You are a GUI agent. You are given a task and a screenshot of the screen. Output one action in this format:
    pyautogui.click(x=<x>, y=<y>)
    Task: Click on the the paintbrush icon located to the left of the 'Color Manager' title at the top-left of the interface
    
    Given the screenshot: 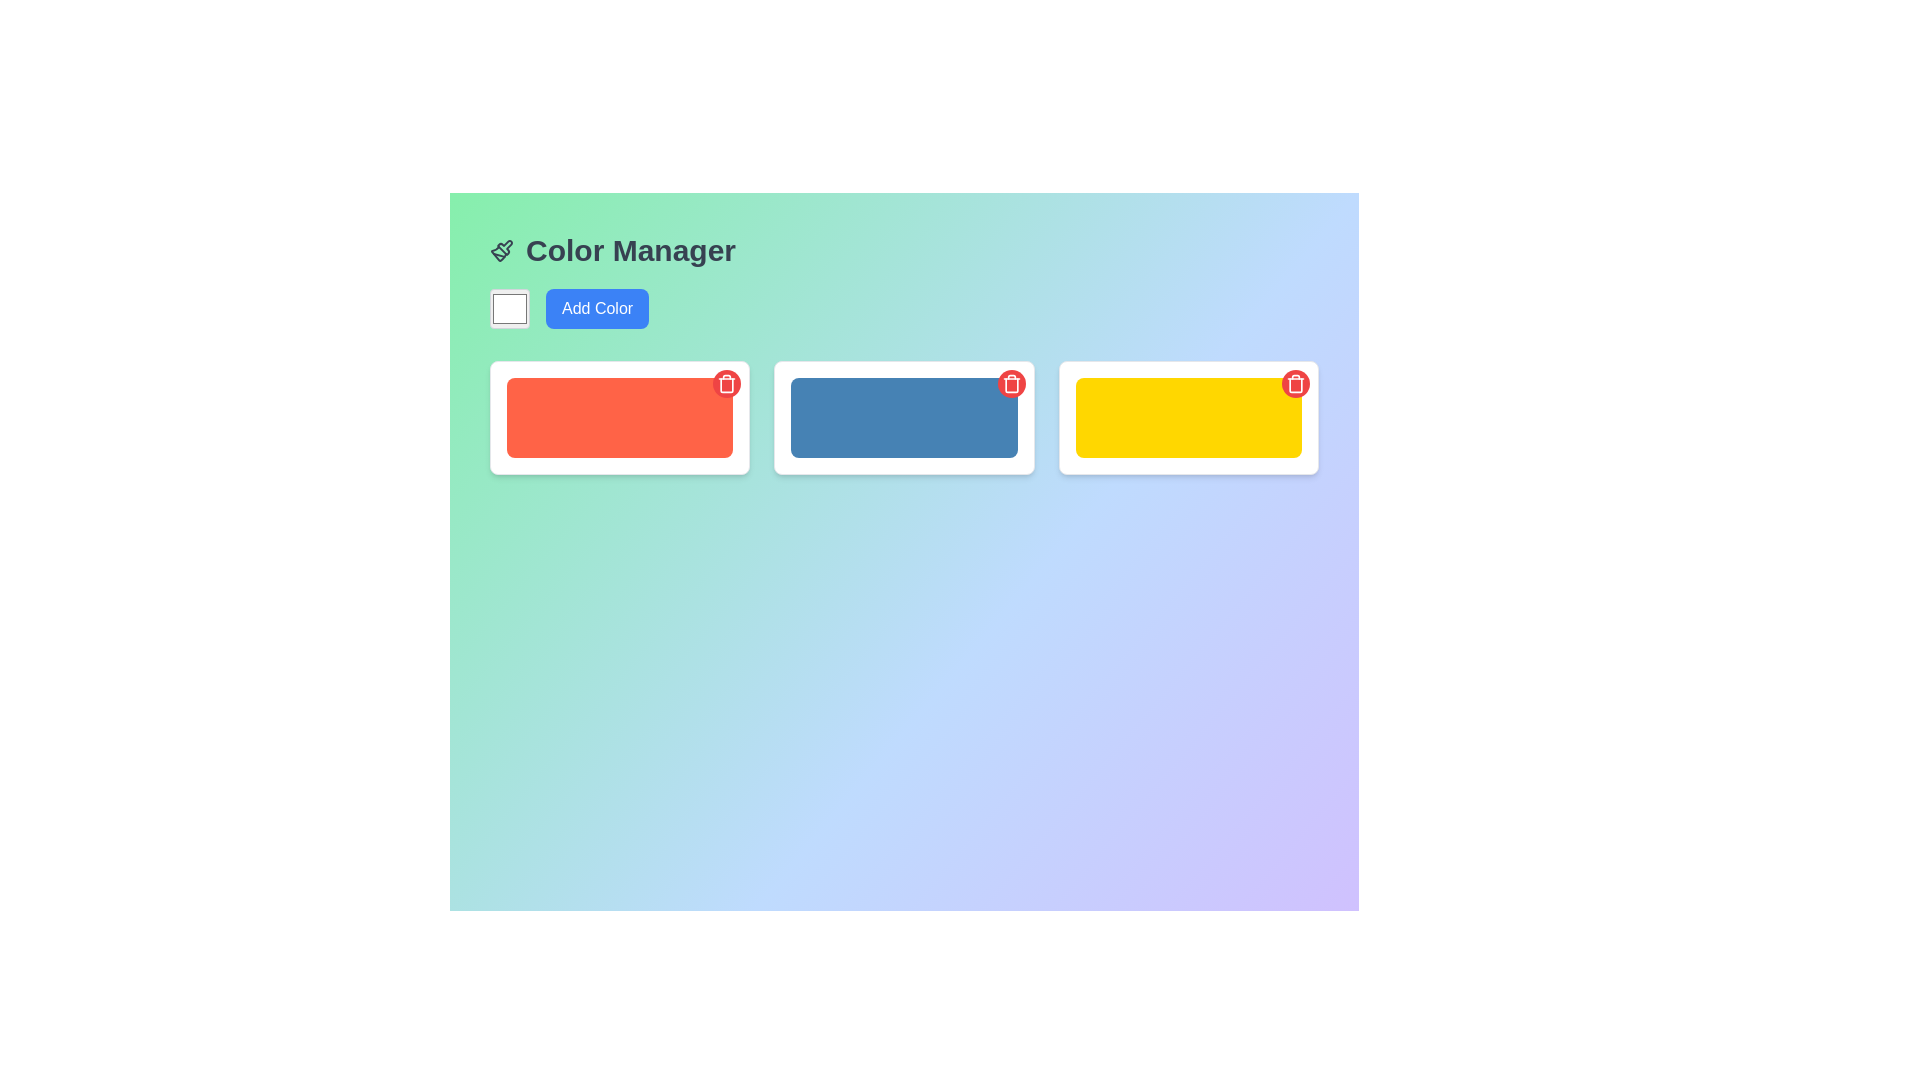 What is the action you would take?
    pyautogui.click(x=502, y=249)
    